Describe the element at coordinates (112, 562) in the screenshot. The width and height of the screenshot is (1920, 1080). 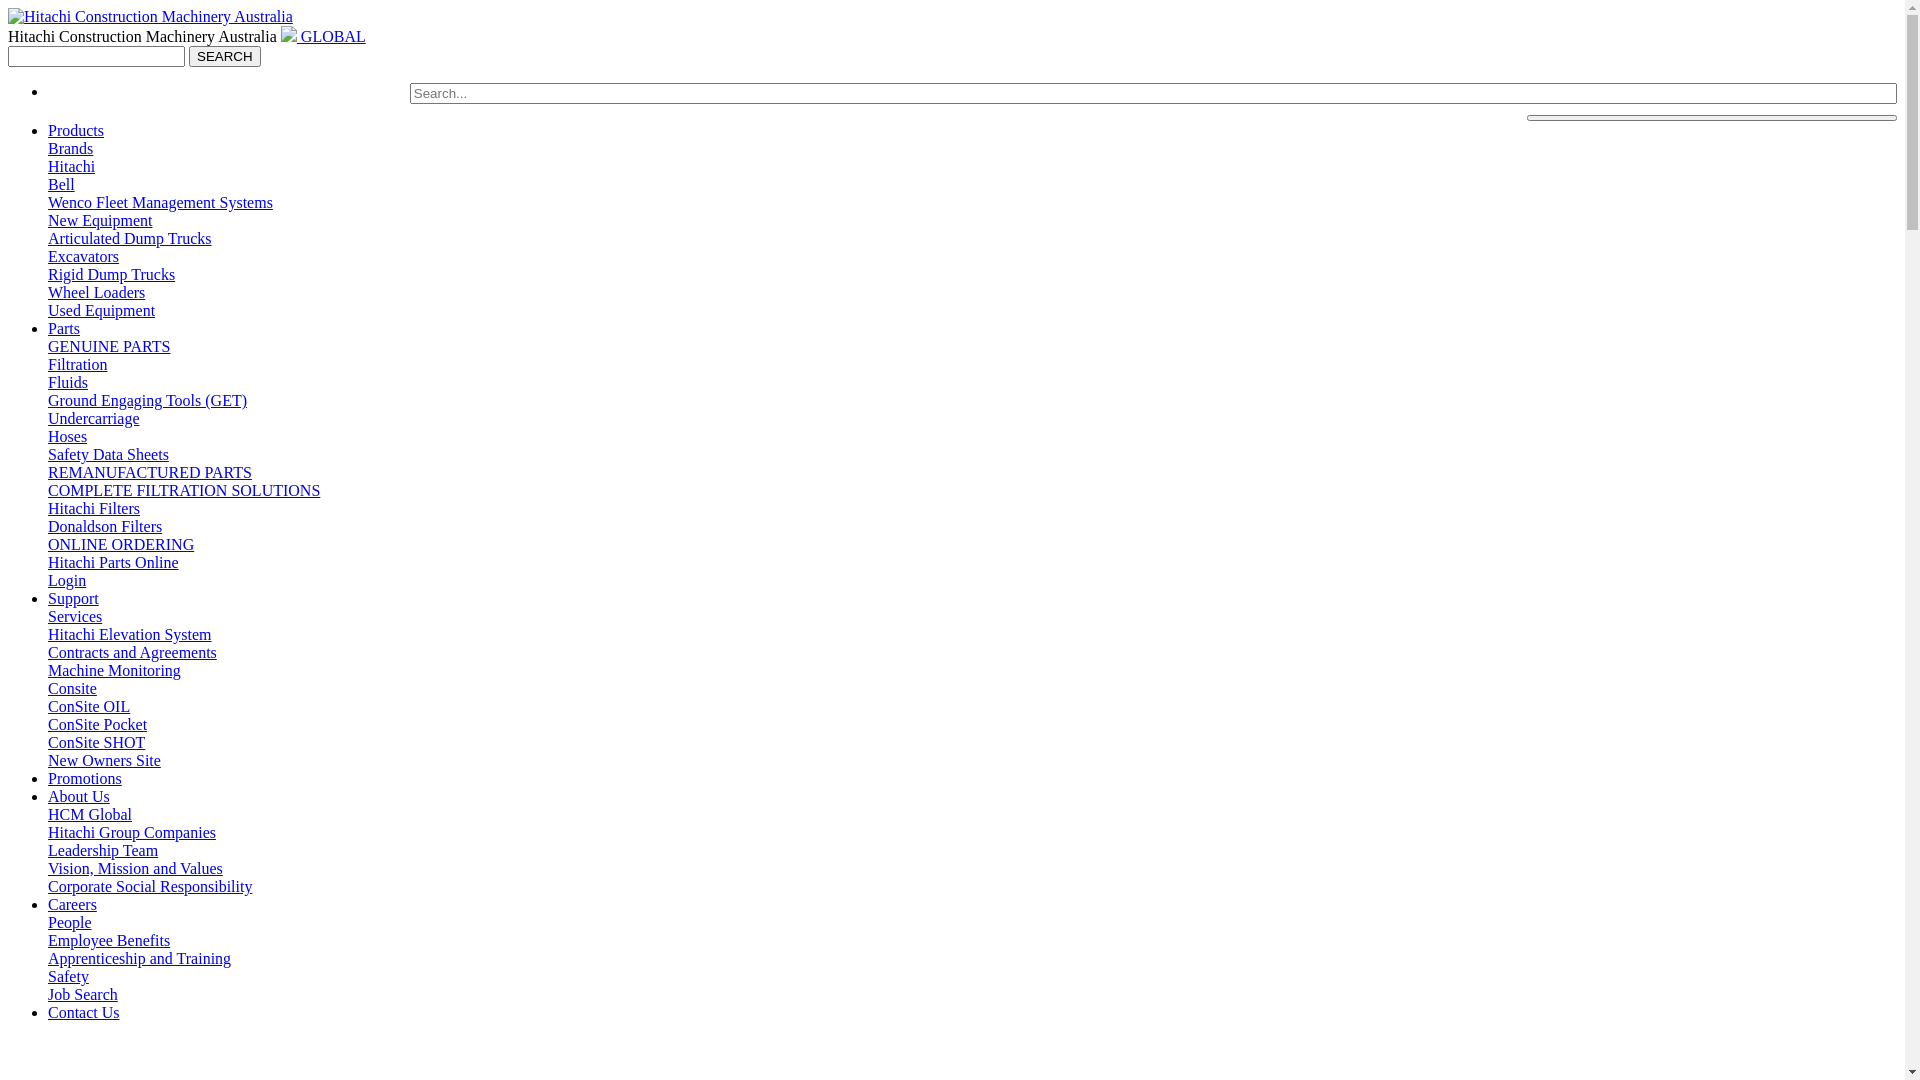
I see `'Hitachi Parts Online'` at that location.